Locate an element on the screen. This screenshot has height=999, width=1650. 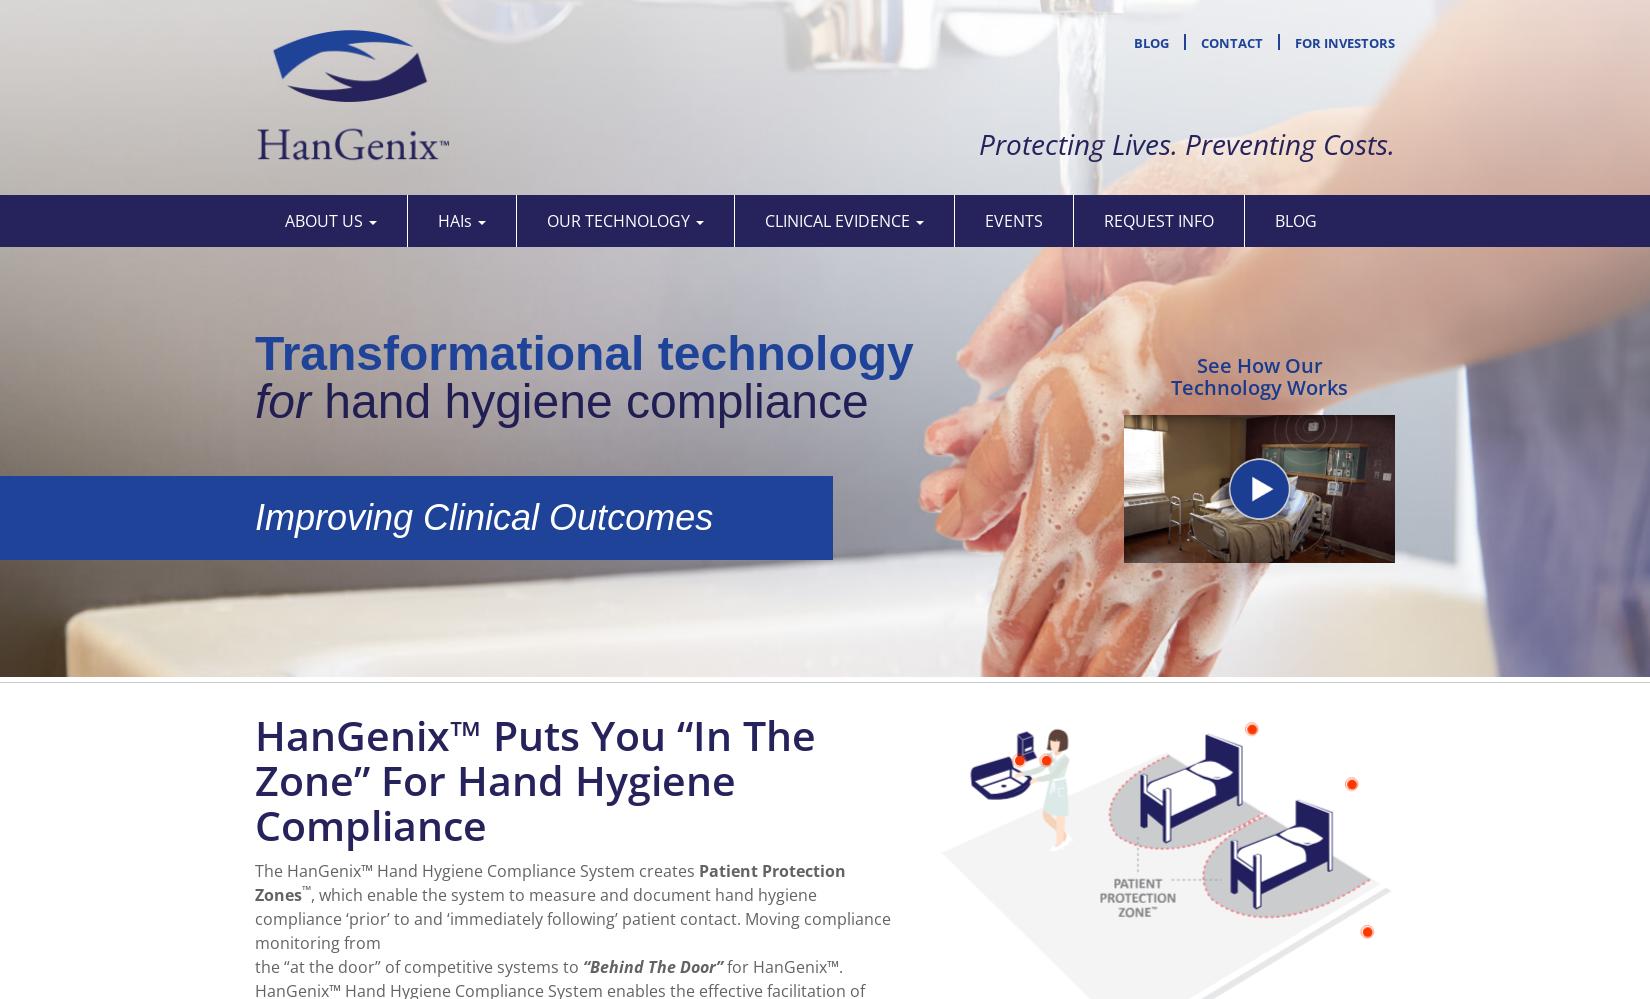
'For Investors' is located at coordinates (1293, 42).